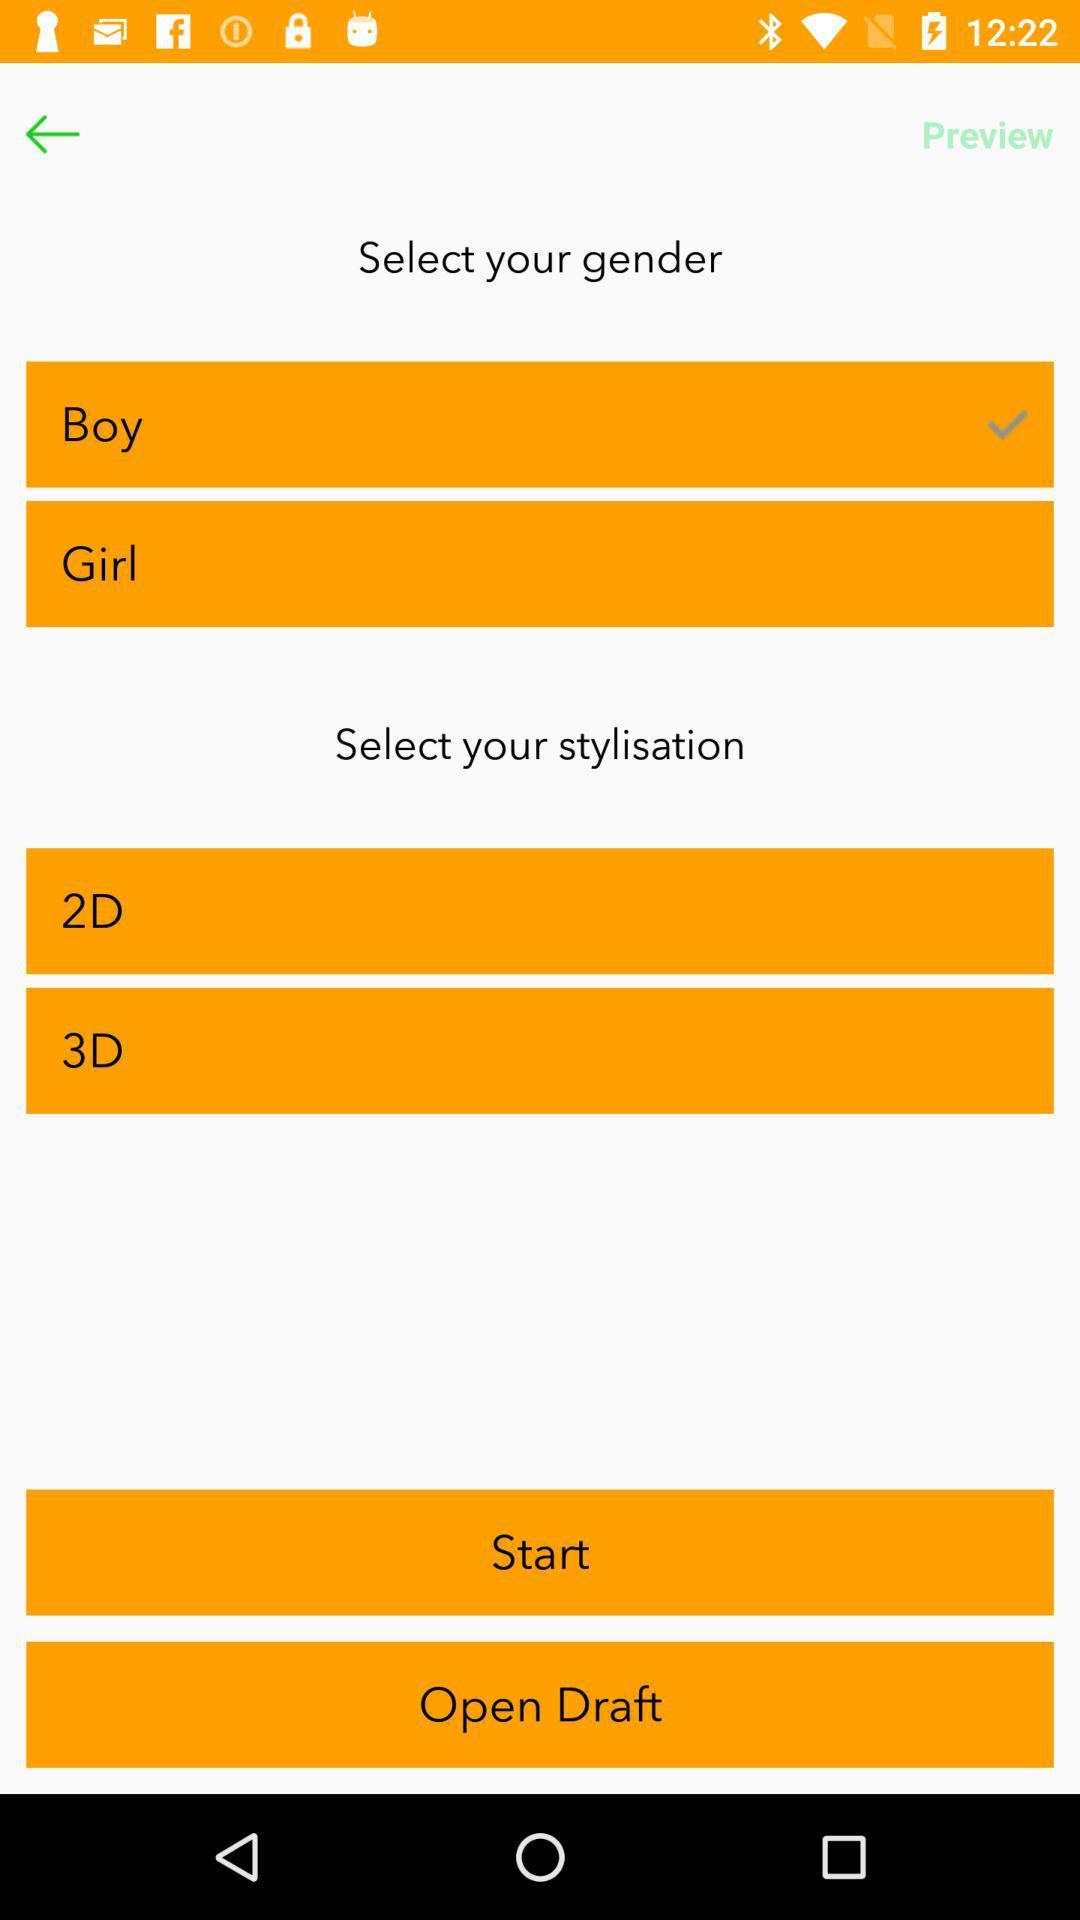 The width and height of the screenshot is (1080, 1920). I want to click on open draft item, so click(540, 1703).